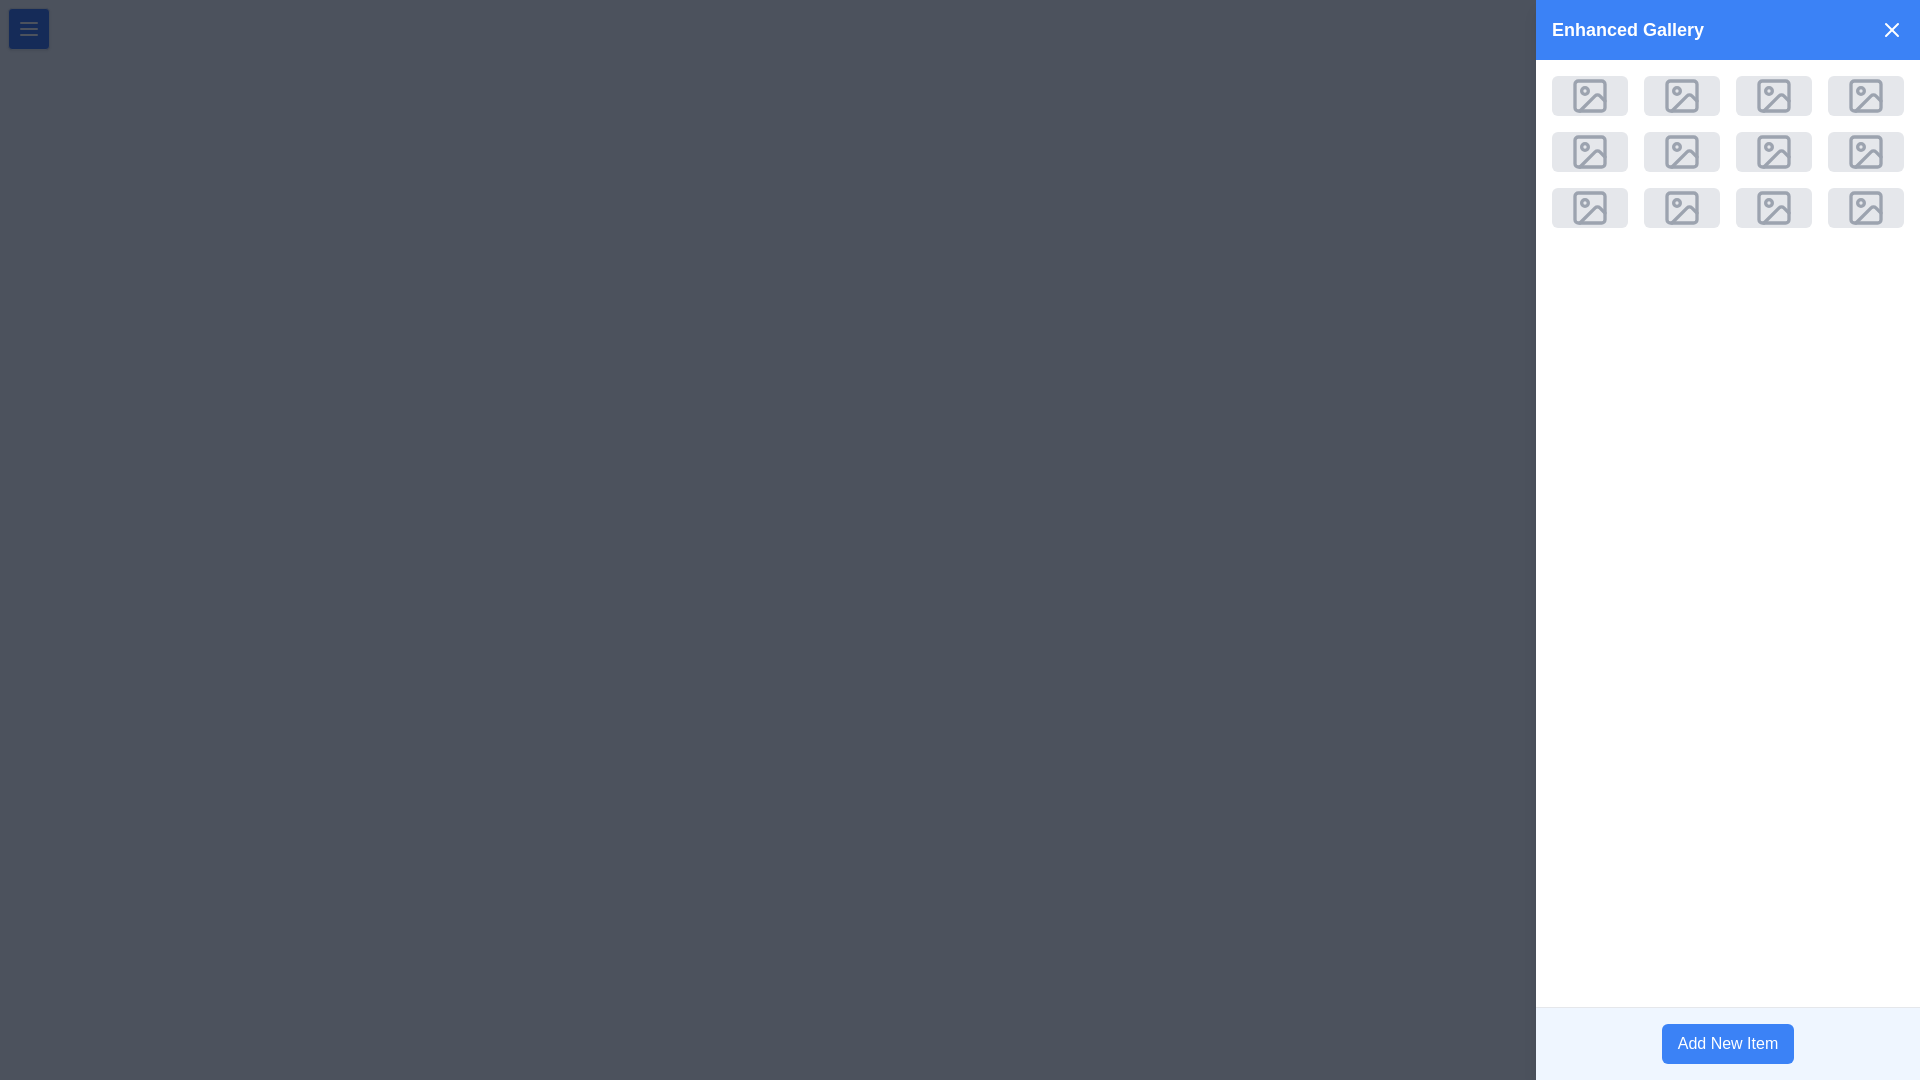 The height and width of the screenshot is (1080, 1920). I want to click on and drop an image, so click(1865, 150).